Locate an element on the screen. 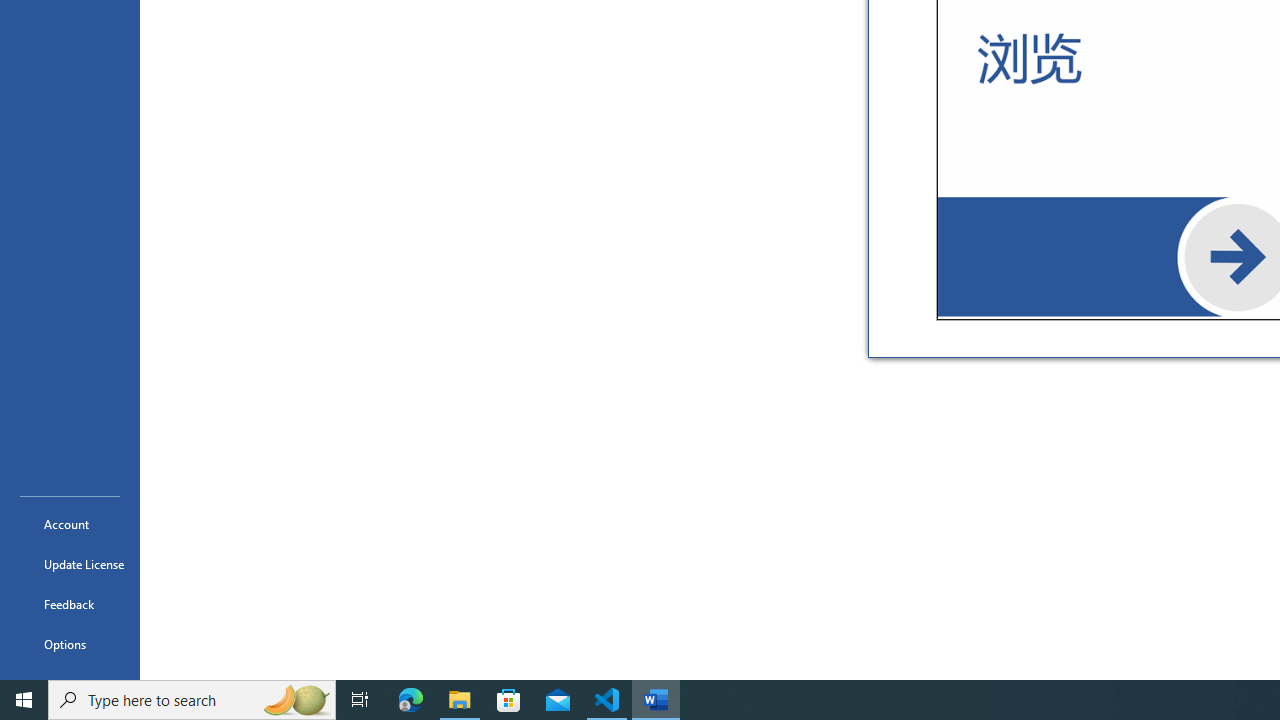 The width and height of the screenshot is (1280, 720). 'Microsoft Store' is located at coordinates (509, 698).